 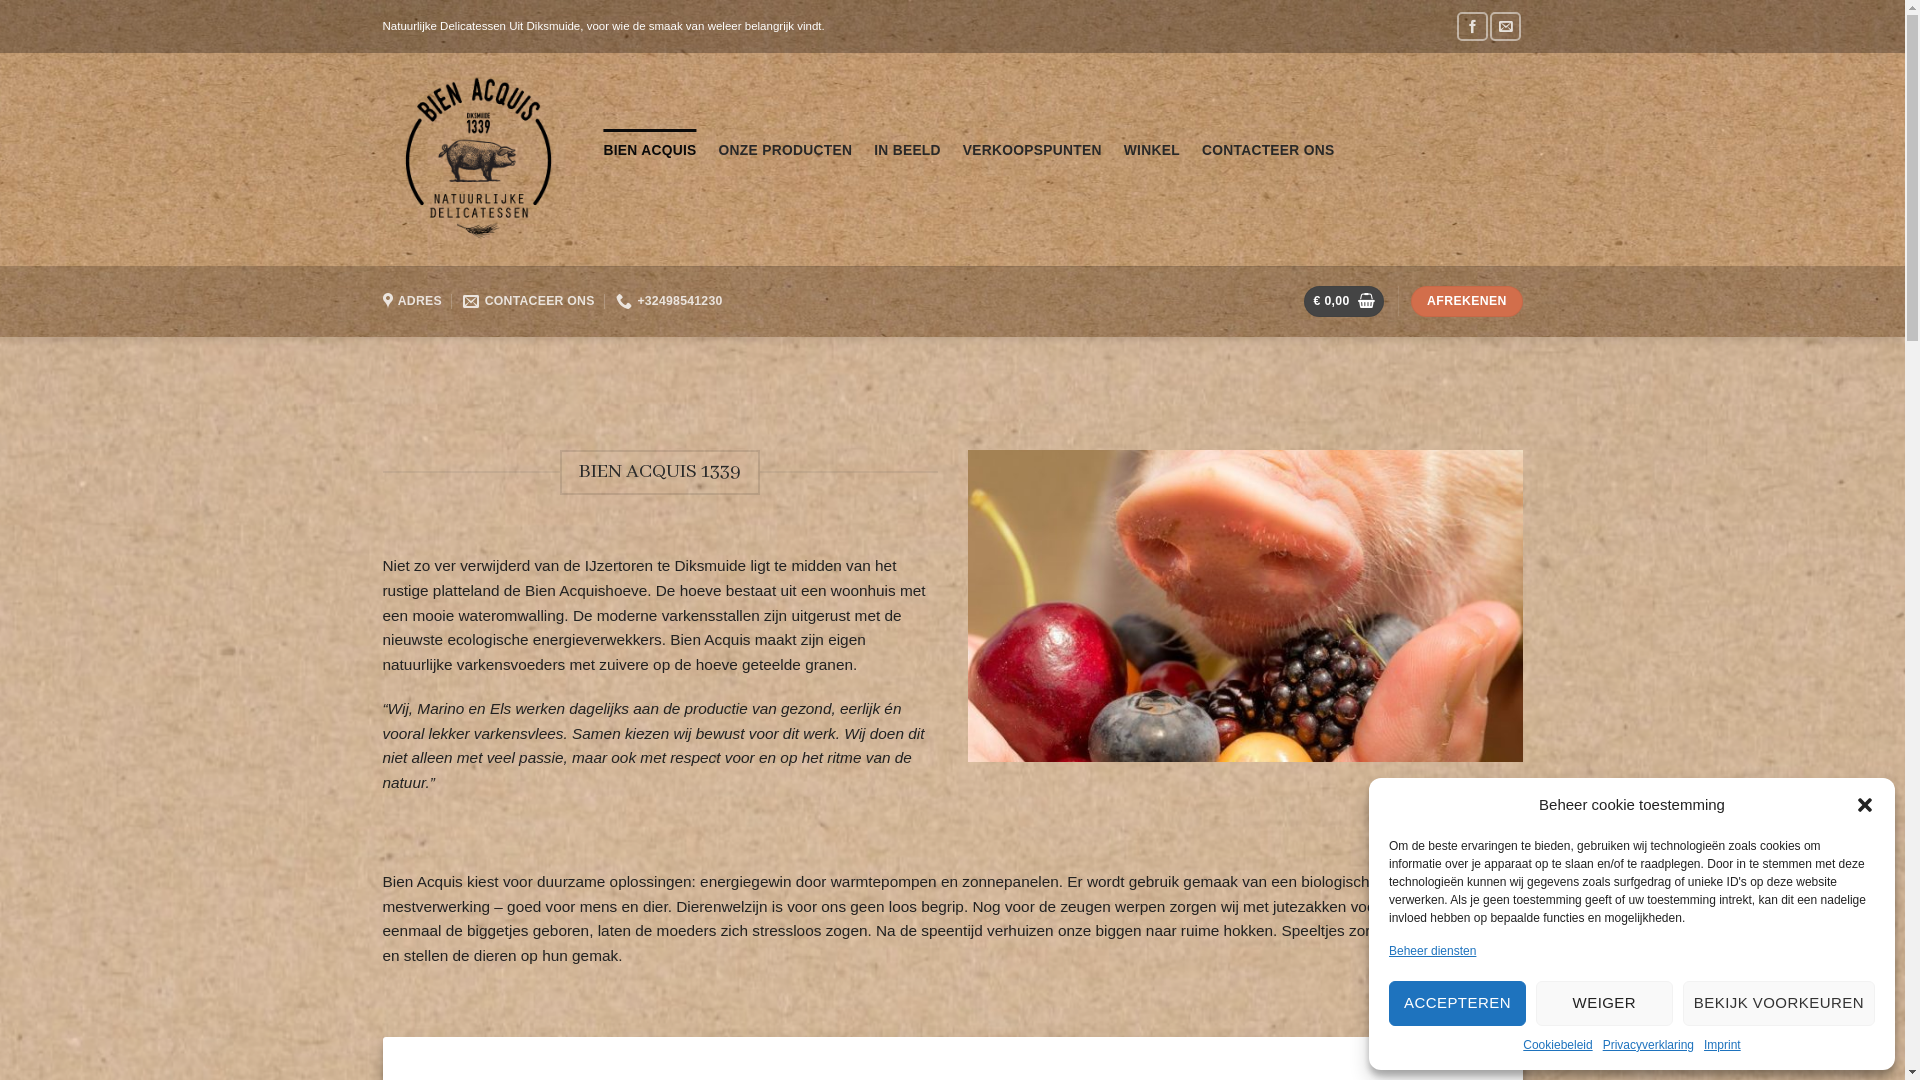 What do you see at coordinates (1152, 149) in the screenshot?
I see `'WINKEL'` at bounding box center [1152, 149].